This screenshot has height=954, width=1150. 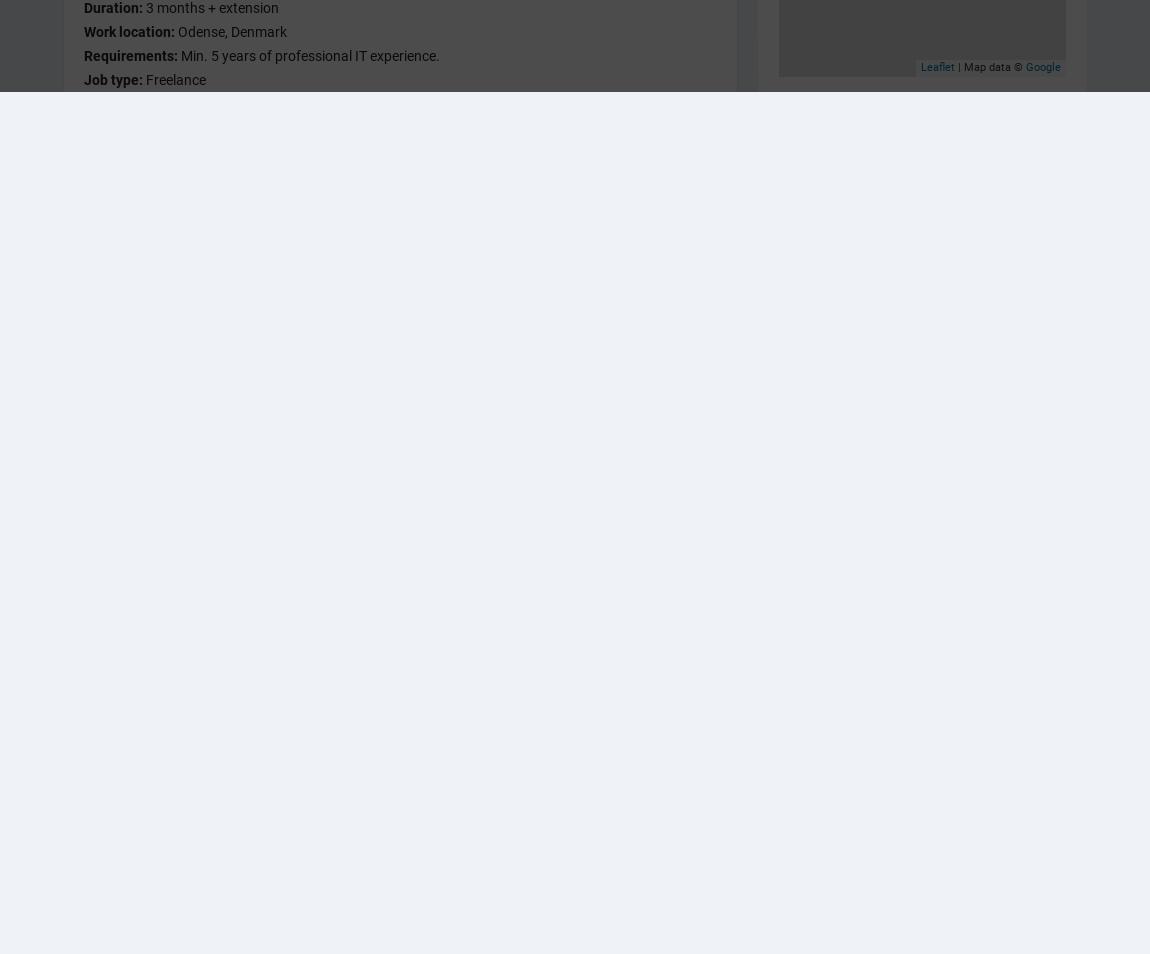 What do you see at coordinates (634, 517) in the screenshot?
I see `'Sådan laver du den rigtige kontrakt med dine kunder, så begge parter er enige om opgavens indhold, omfang og pris.'` at bounding box center [634, 517].